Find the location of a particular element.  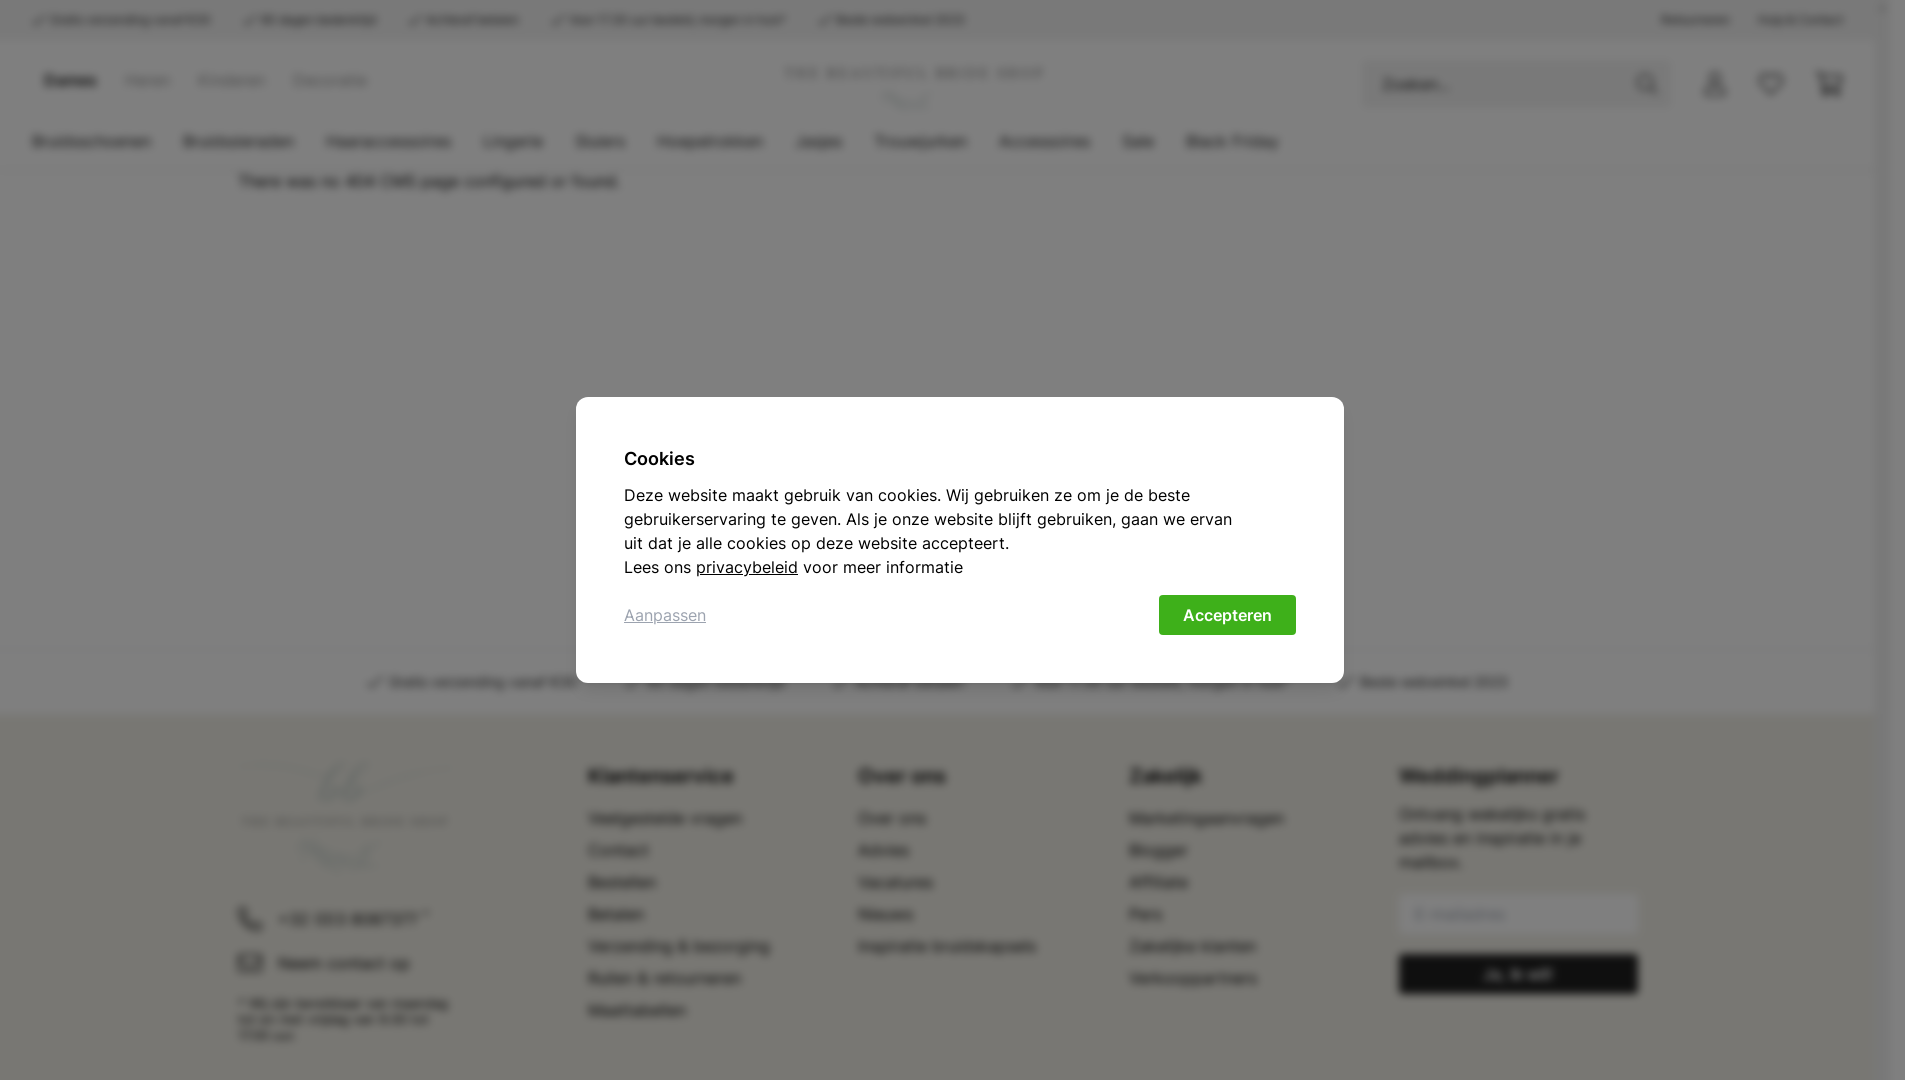

'Jasjes' is located at coordinates (818, 140).